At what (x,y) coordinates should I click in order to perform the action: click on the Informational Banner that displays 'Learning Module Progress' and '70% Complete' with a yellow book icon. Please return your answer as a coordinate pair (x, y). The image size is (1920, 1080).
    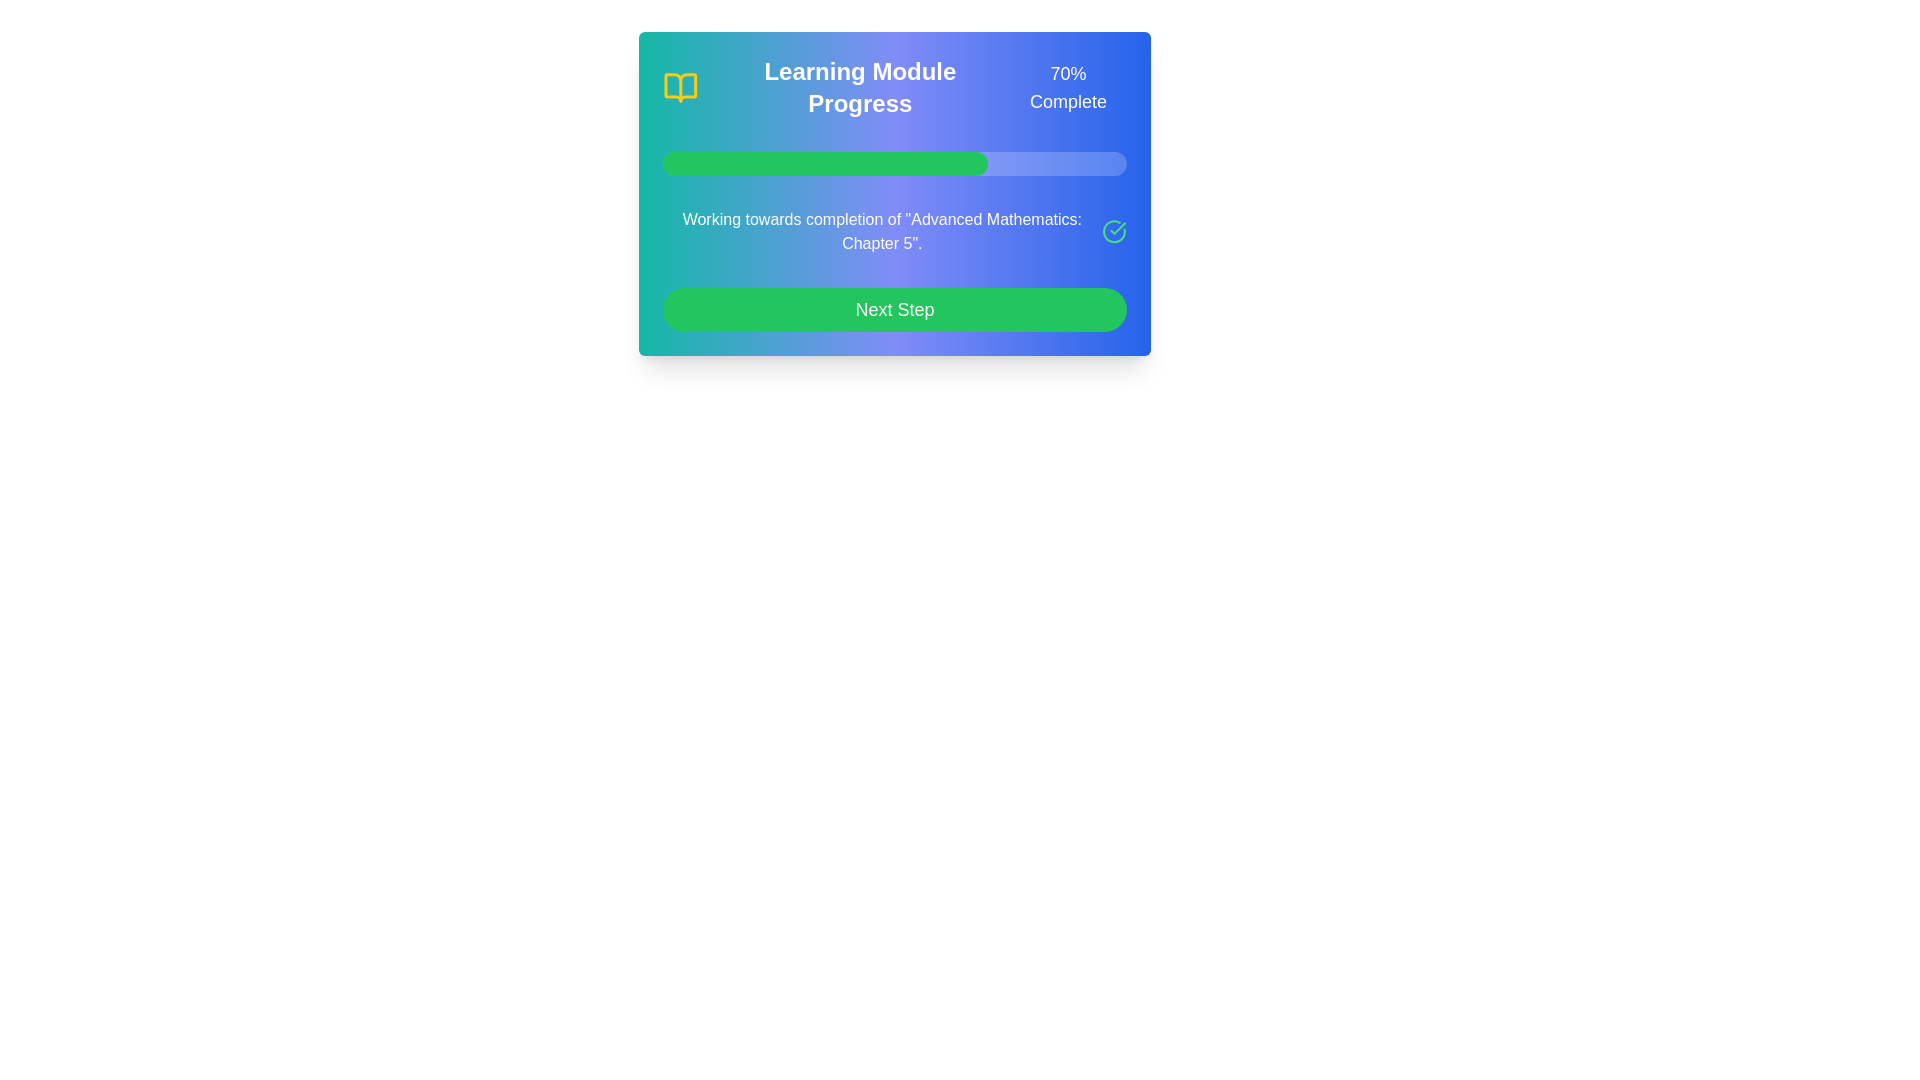
    Looking at the image, I should click on (893, 87).